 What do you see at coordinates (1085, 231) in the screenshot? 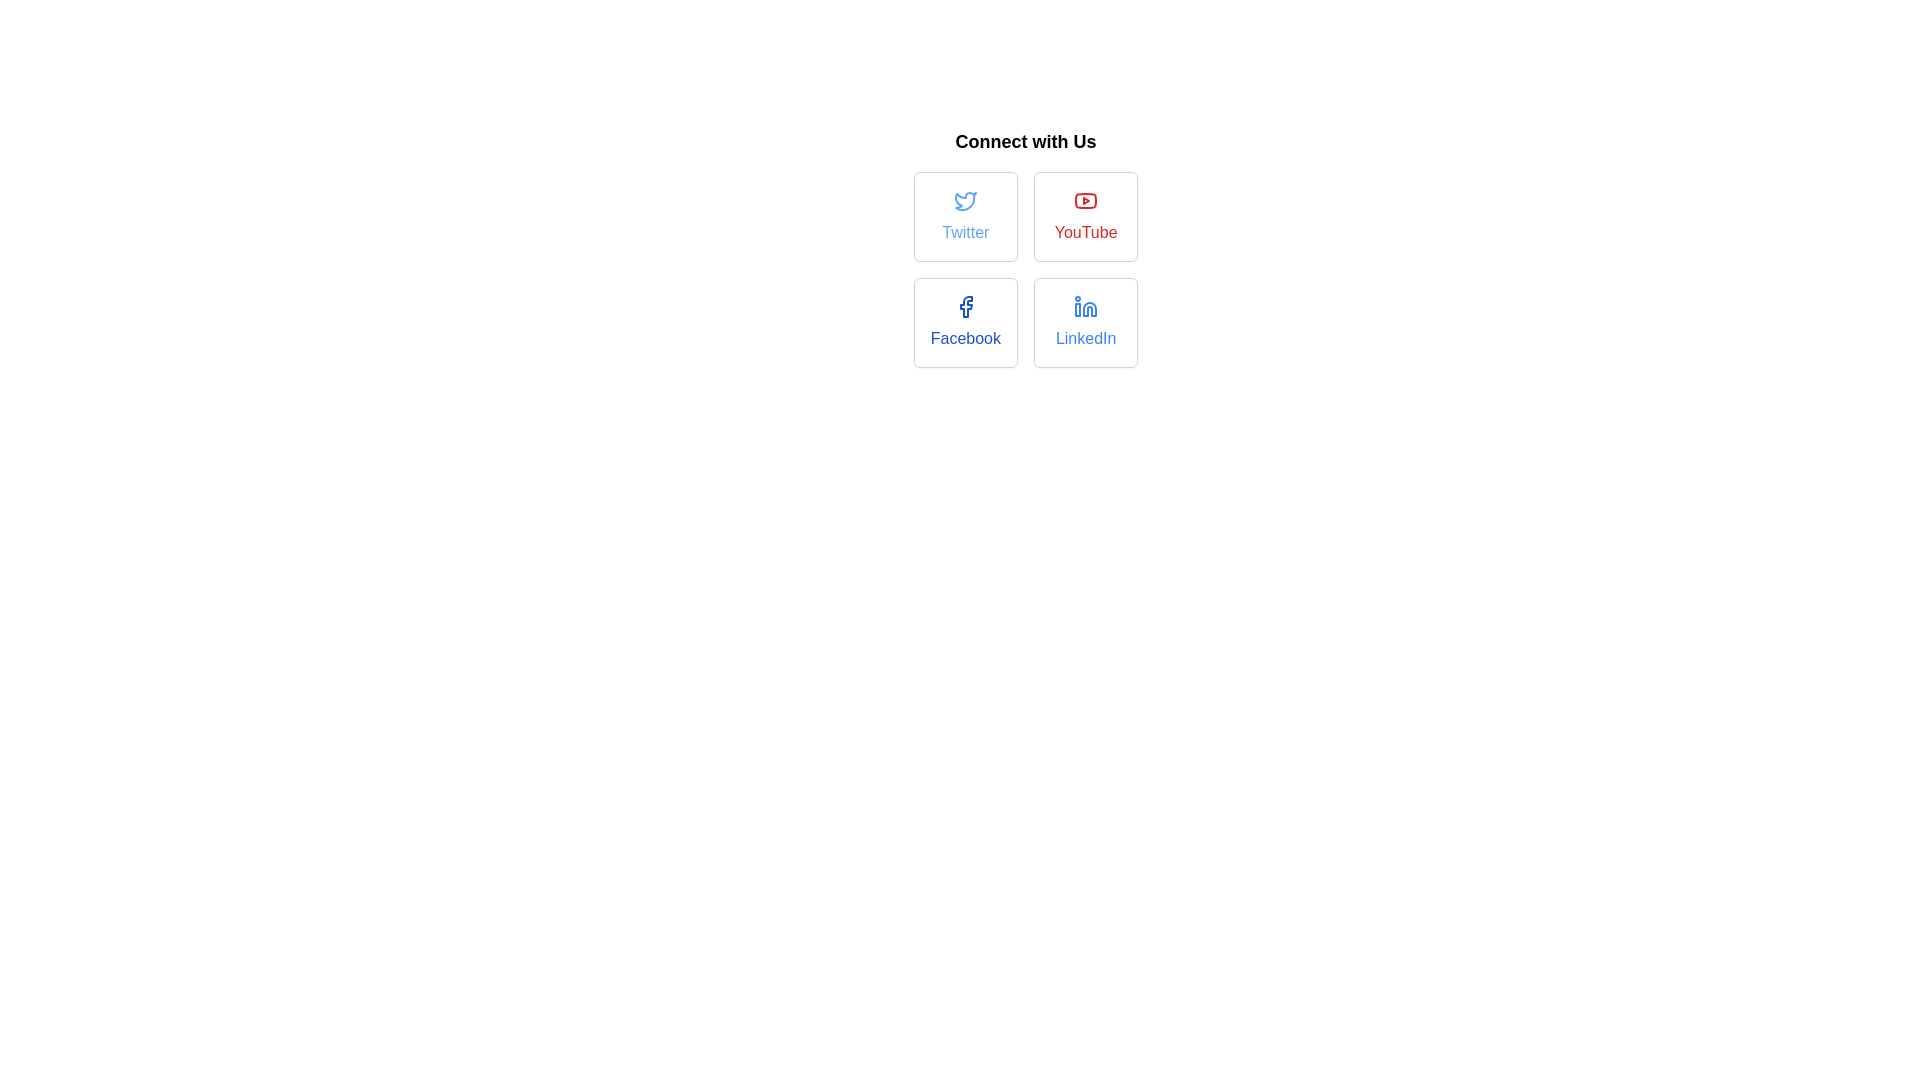
I see `the 'YouTube' text label displayed in bold red font, which is positioned below the YouTube icon within a grouping of social media platforms` at bounding box center [1085, 231].